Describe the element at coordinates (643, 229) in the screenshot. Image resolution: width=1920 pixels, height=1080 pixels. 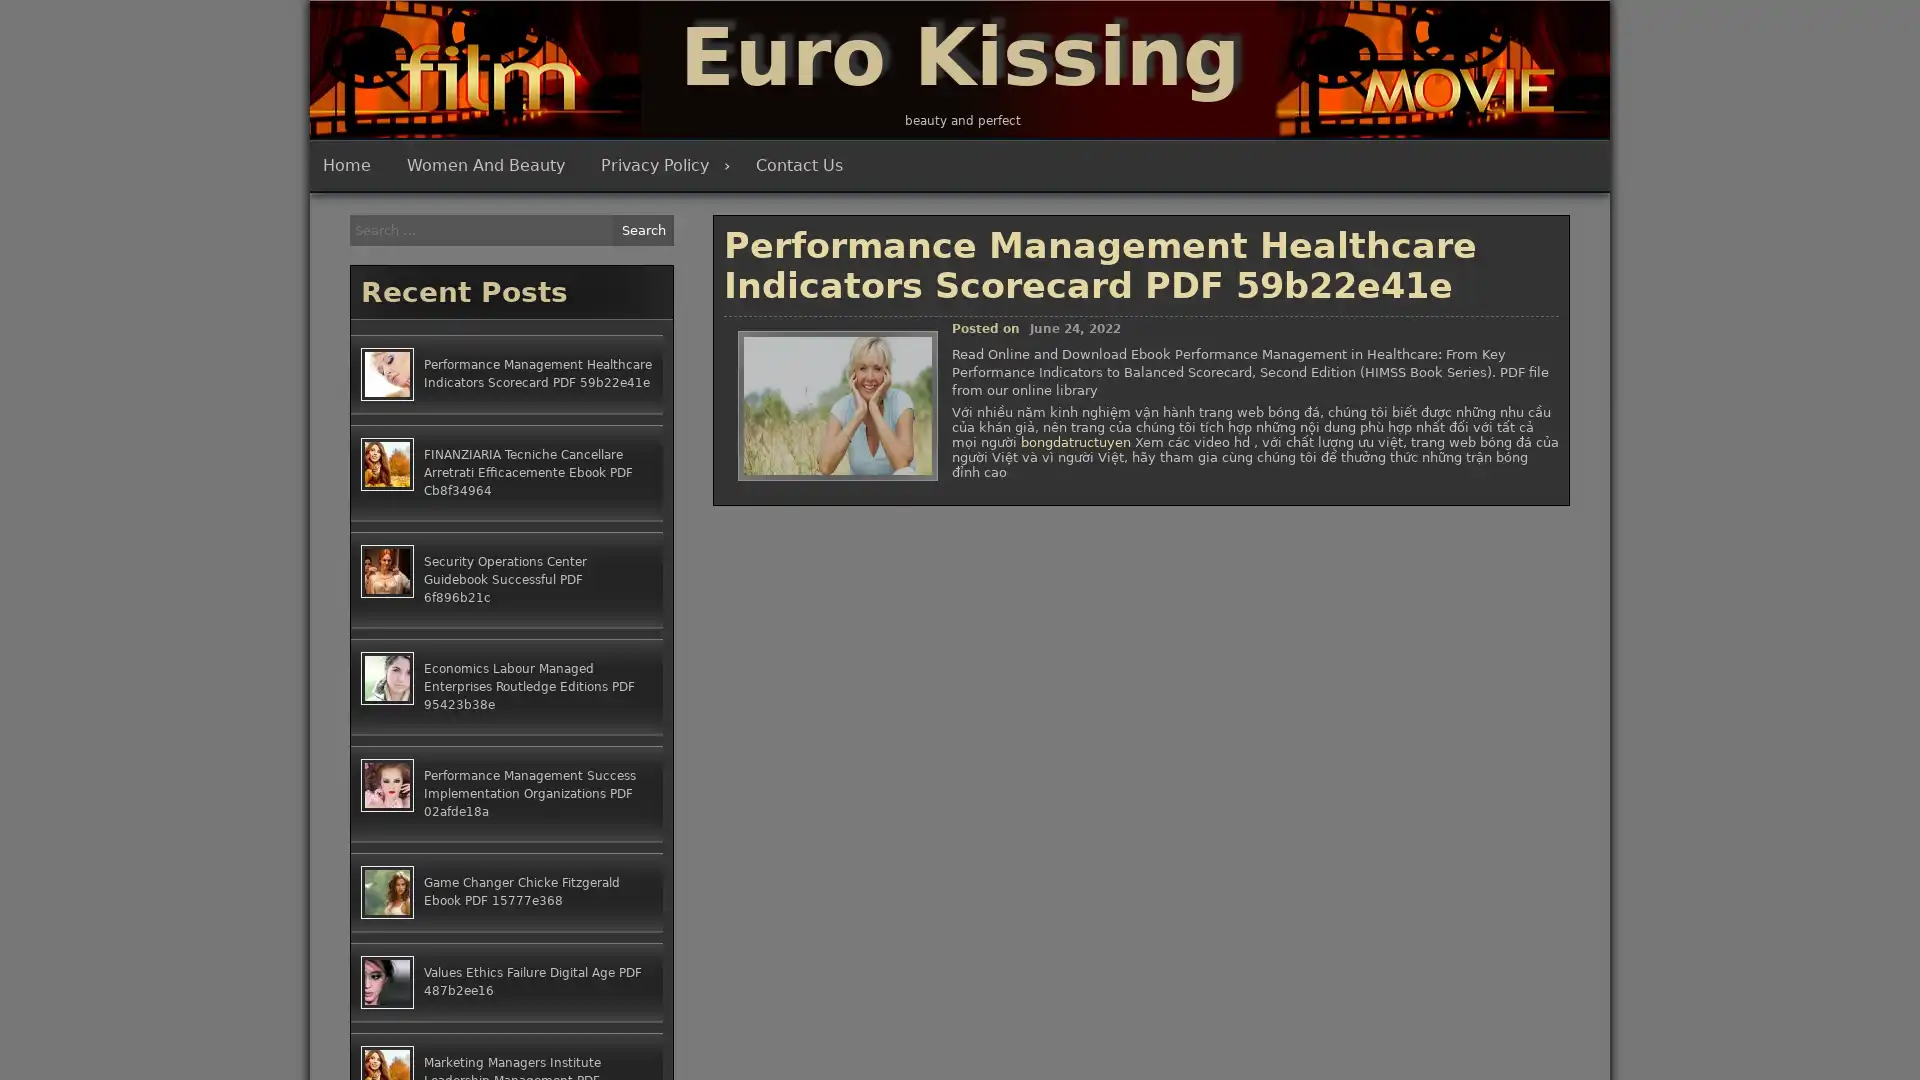
I see `Search` at that location.